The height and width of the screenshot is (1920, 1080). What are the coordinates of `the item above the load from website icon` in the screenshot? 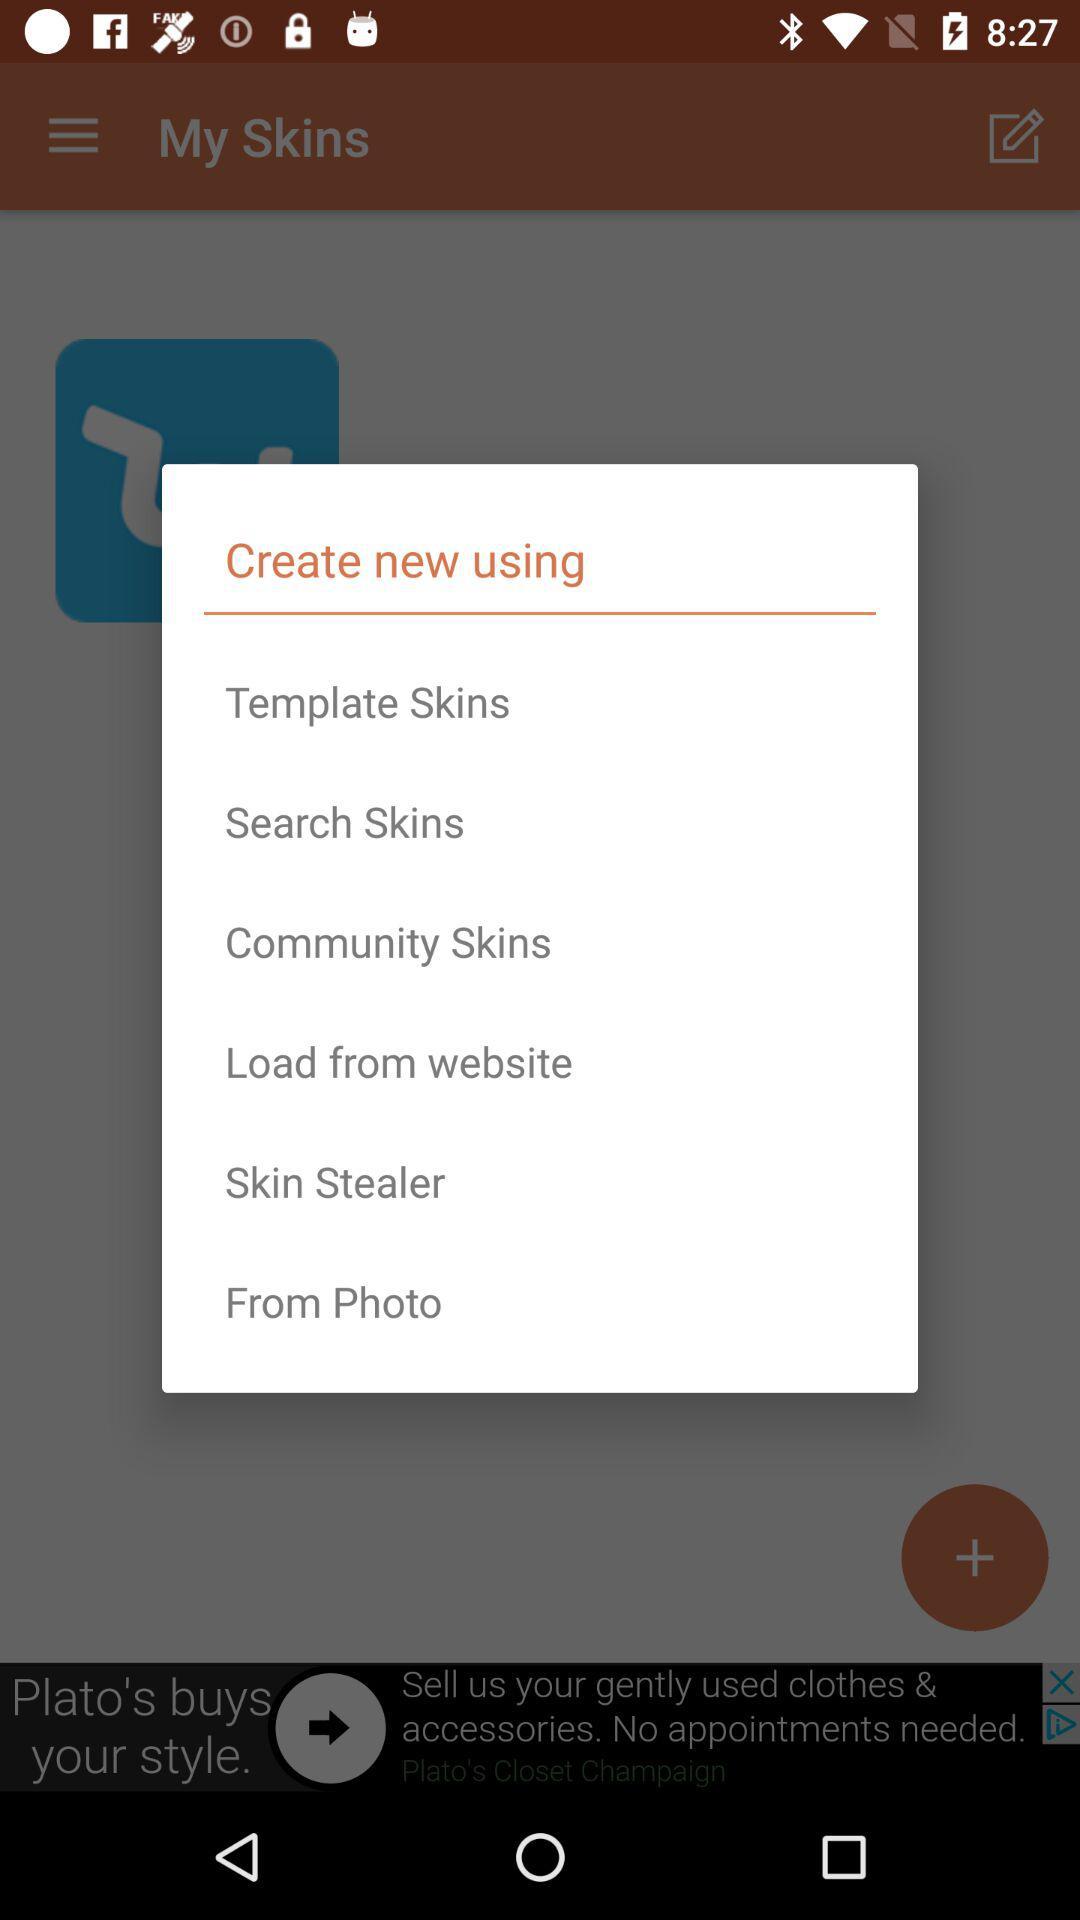 It's located at (540, 940).